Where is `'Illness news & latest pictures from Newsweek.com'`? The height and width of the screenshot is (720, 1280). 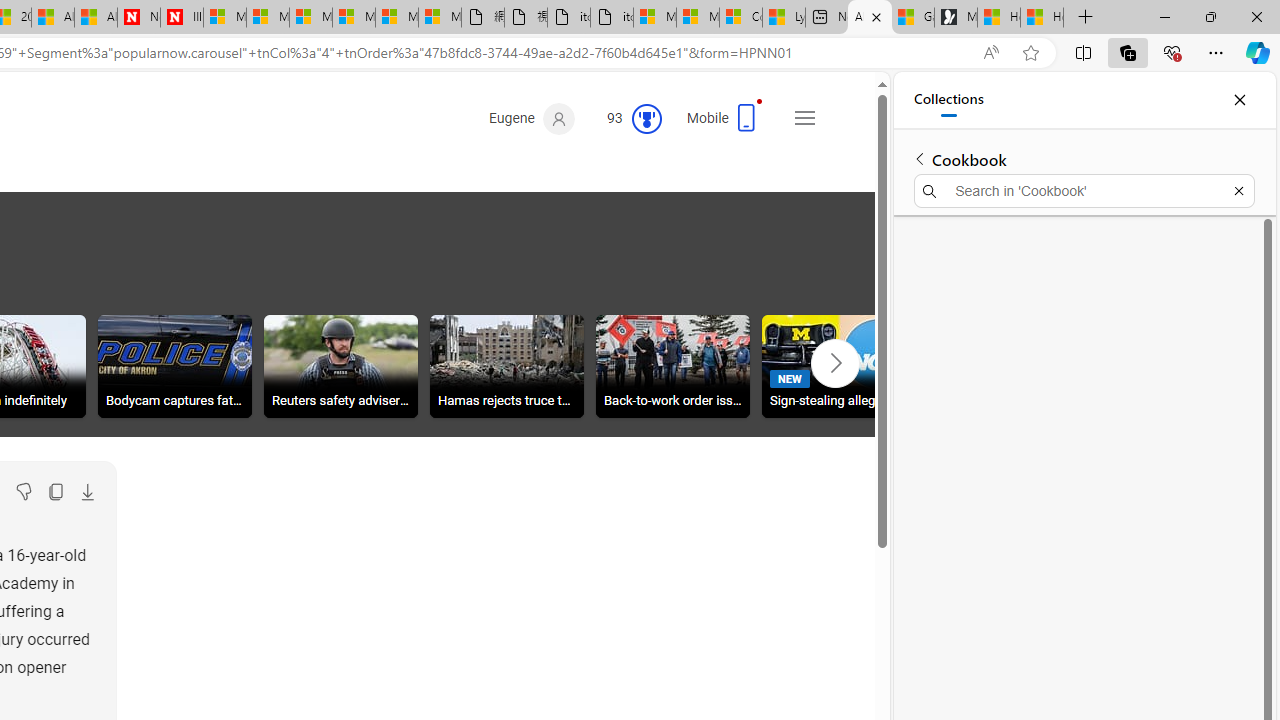
'Illness news & latest pictures from Newsweek.com' is located at coordinates (182, 17).